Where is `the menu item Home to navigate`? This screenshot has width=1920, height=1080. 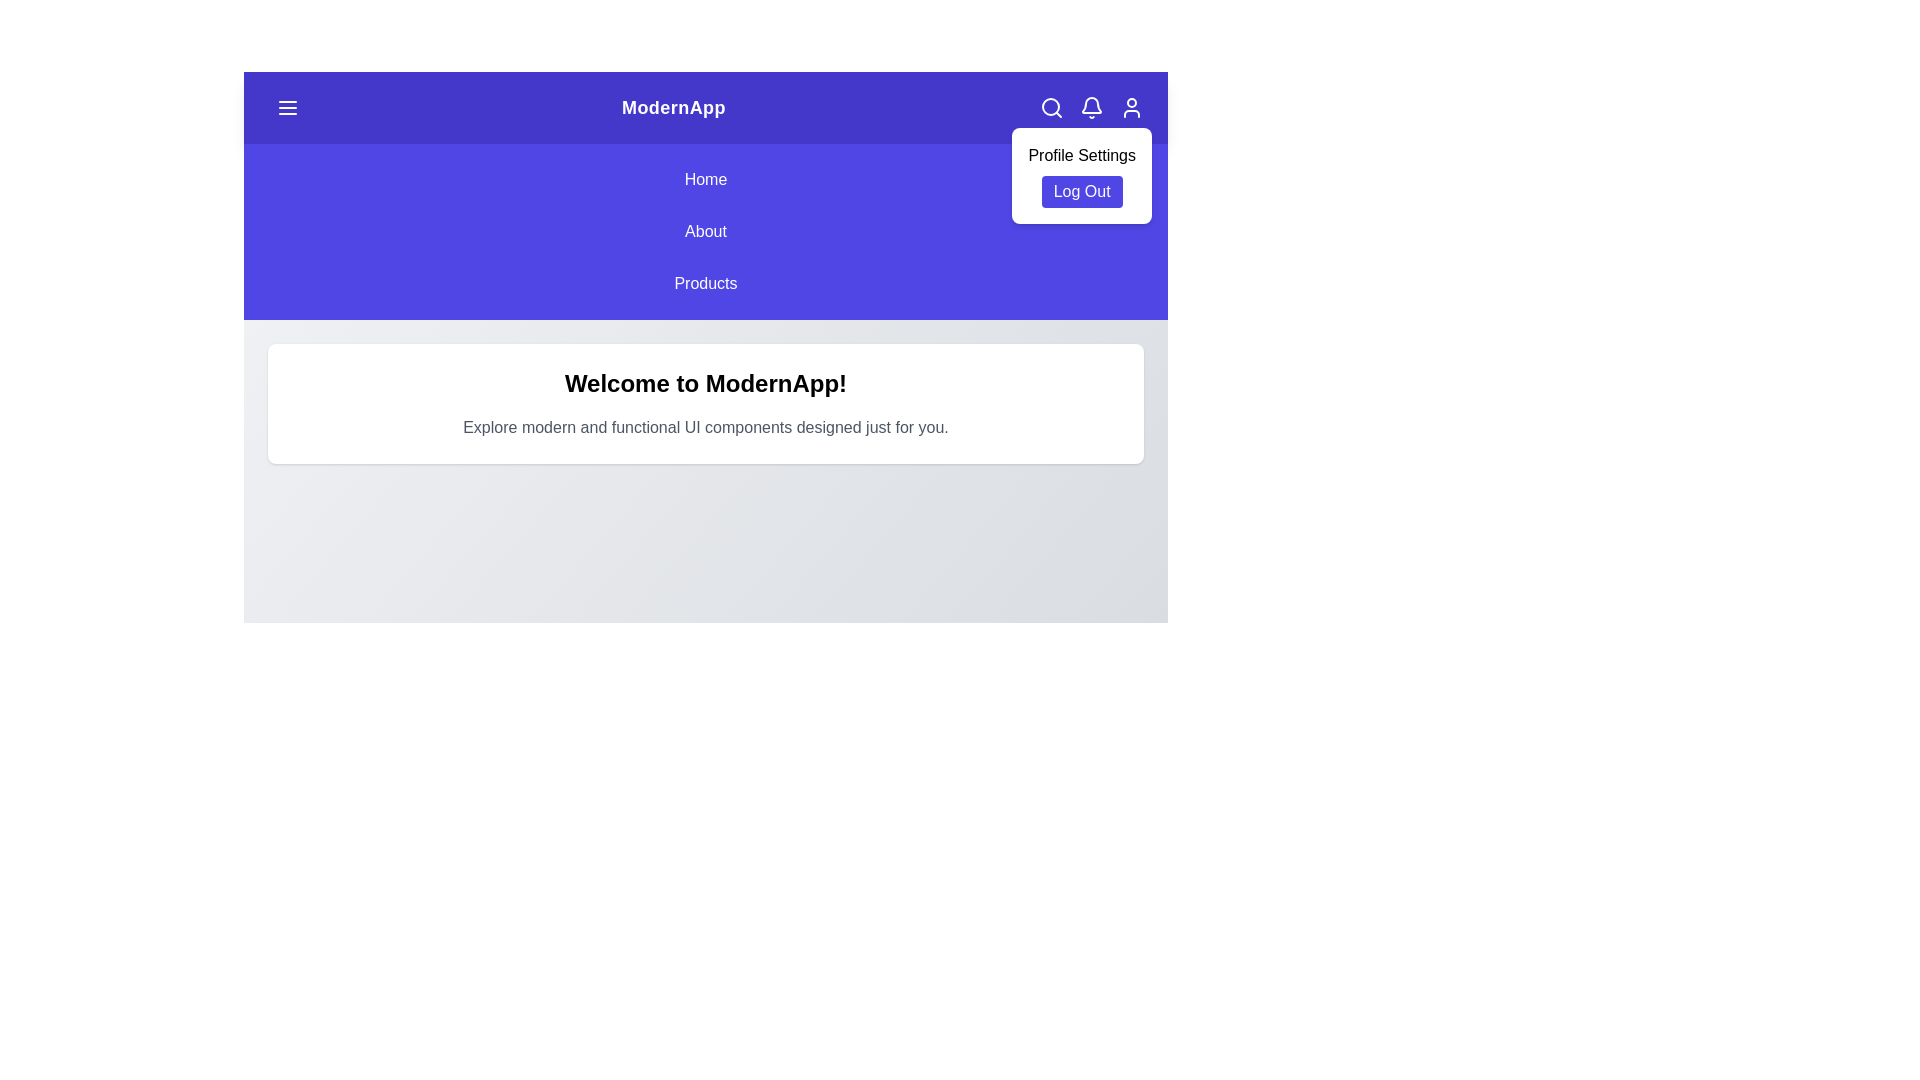
the menu item Home to navigate is located at coordinates (705, 180).